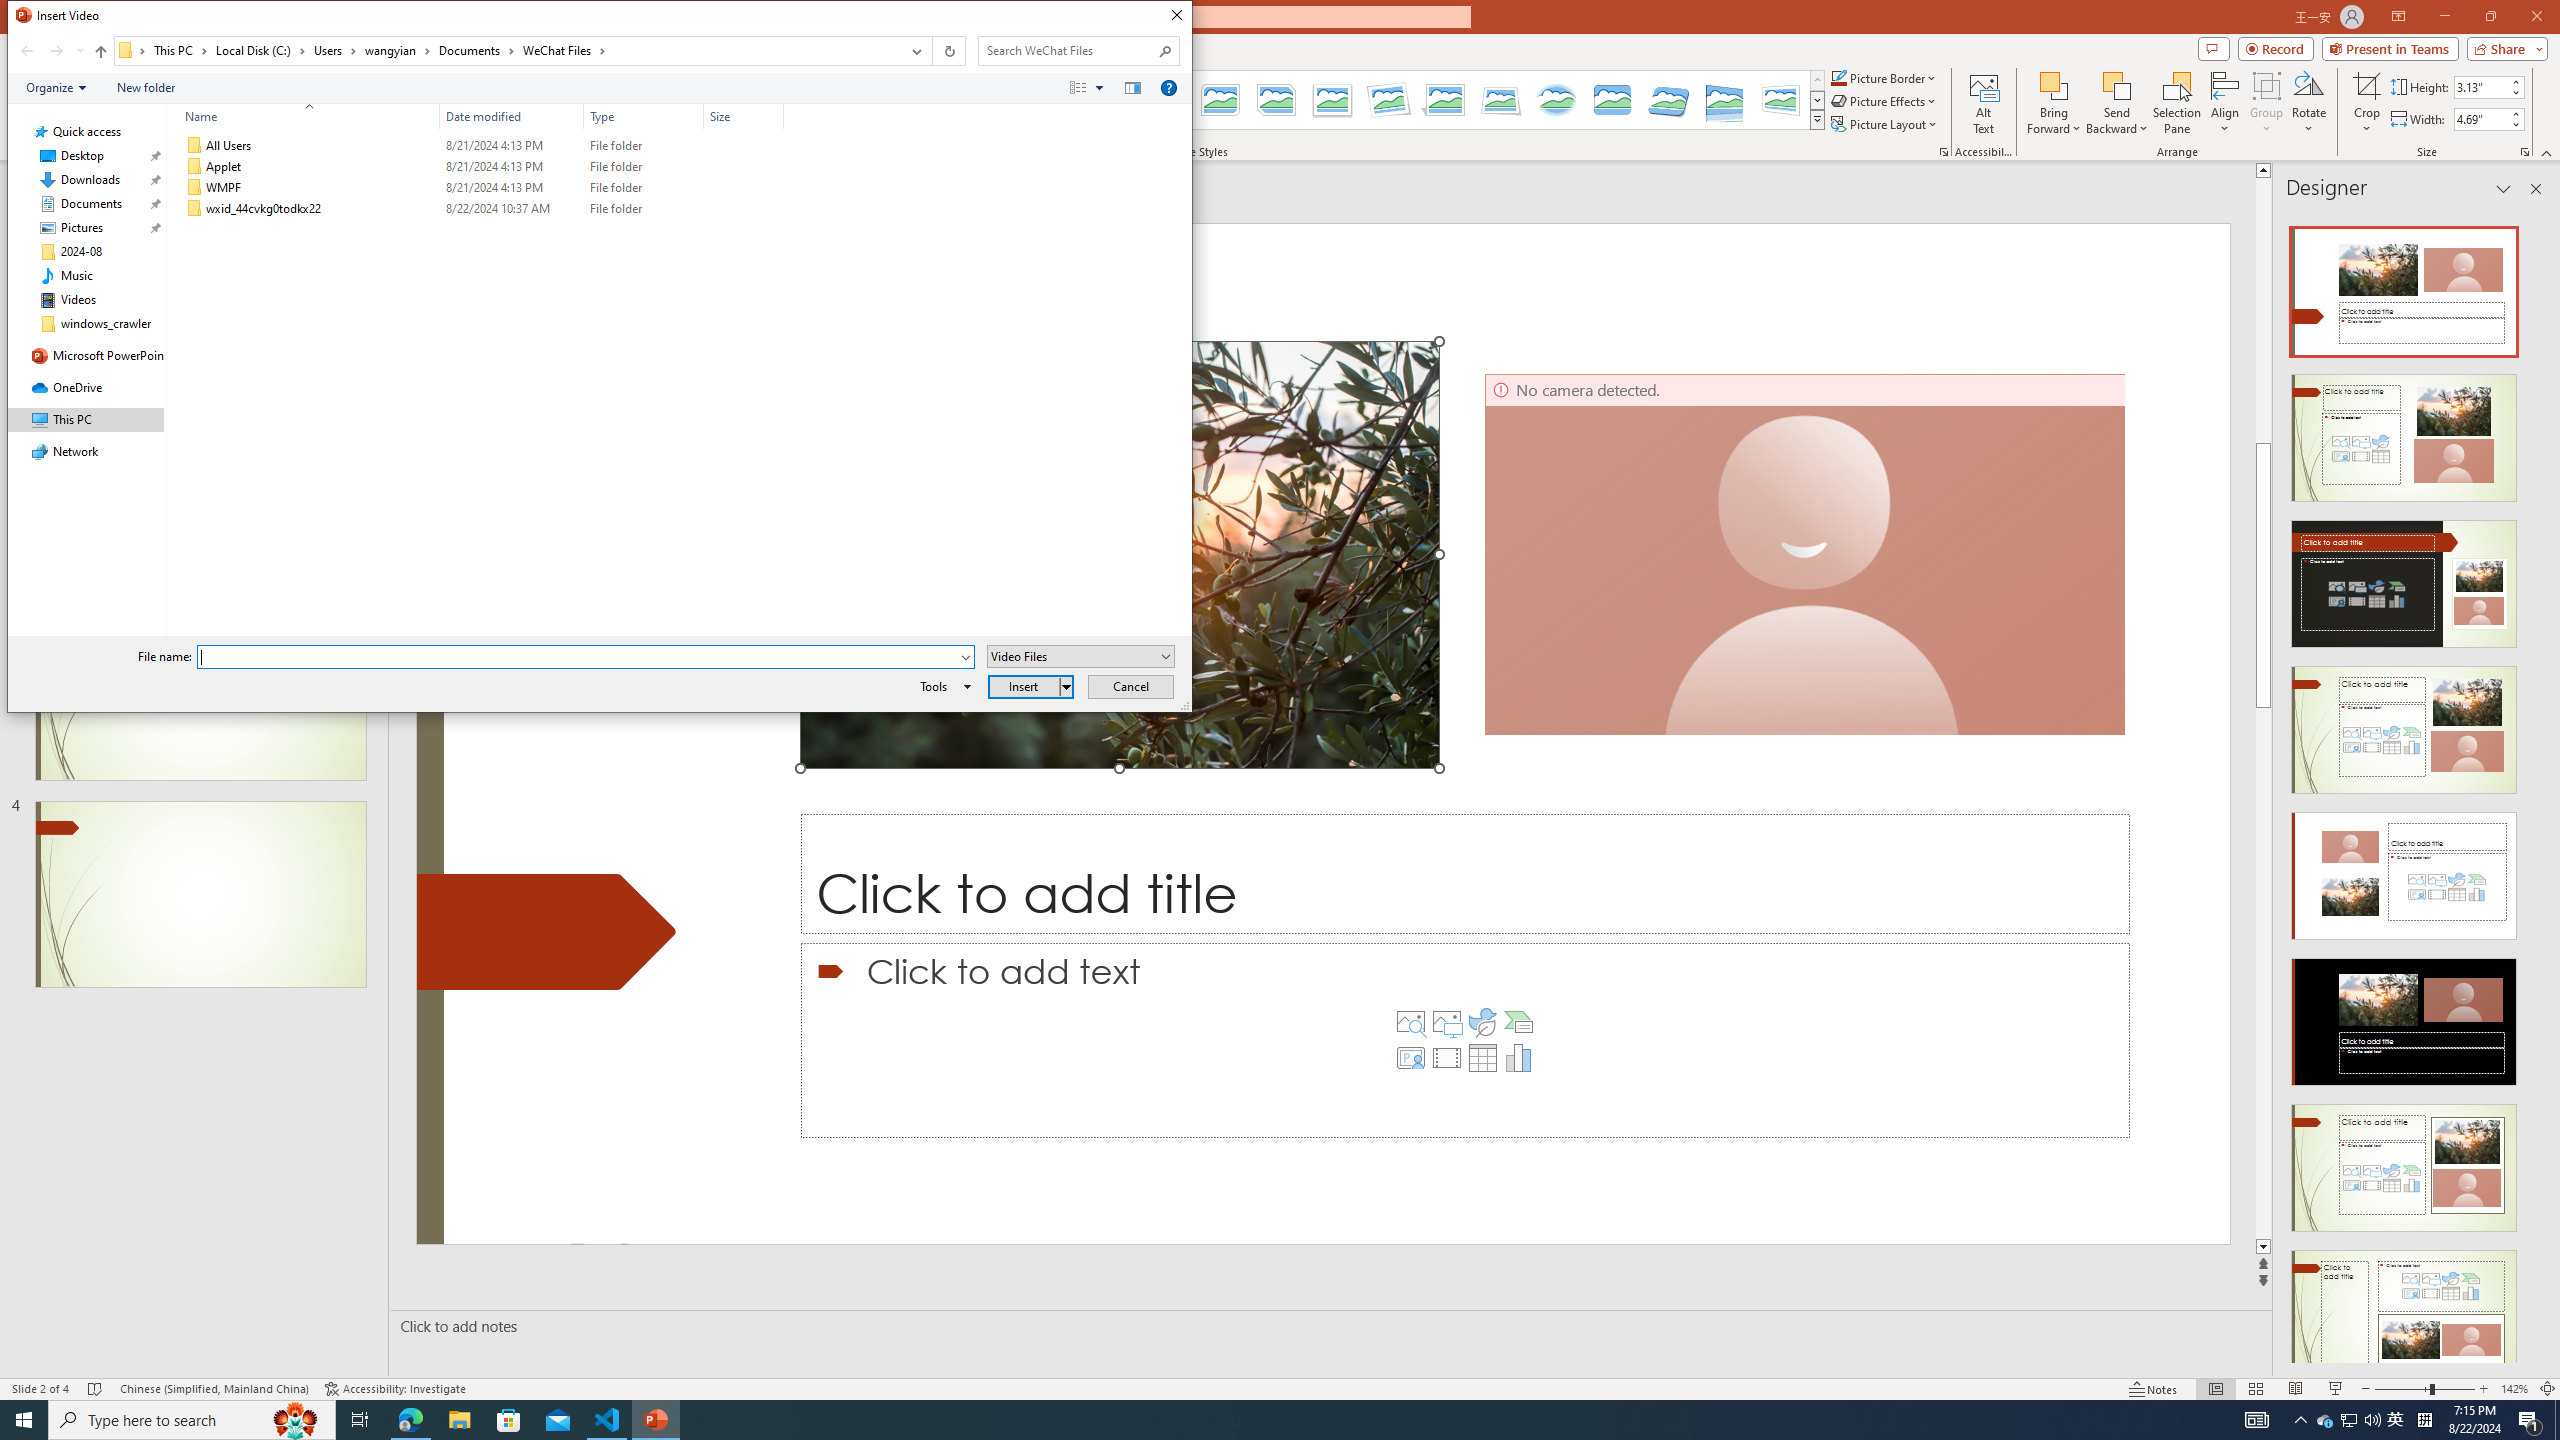 This screenshot has height=1440, width=2560. What do you see at coordinates (1483, 1057) in the screenshot?
I see `'Insert Table'` at bounding box center [1483, 1057].